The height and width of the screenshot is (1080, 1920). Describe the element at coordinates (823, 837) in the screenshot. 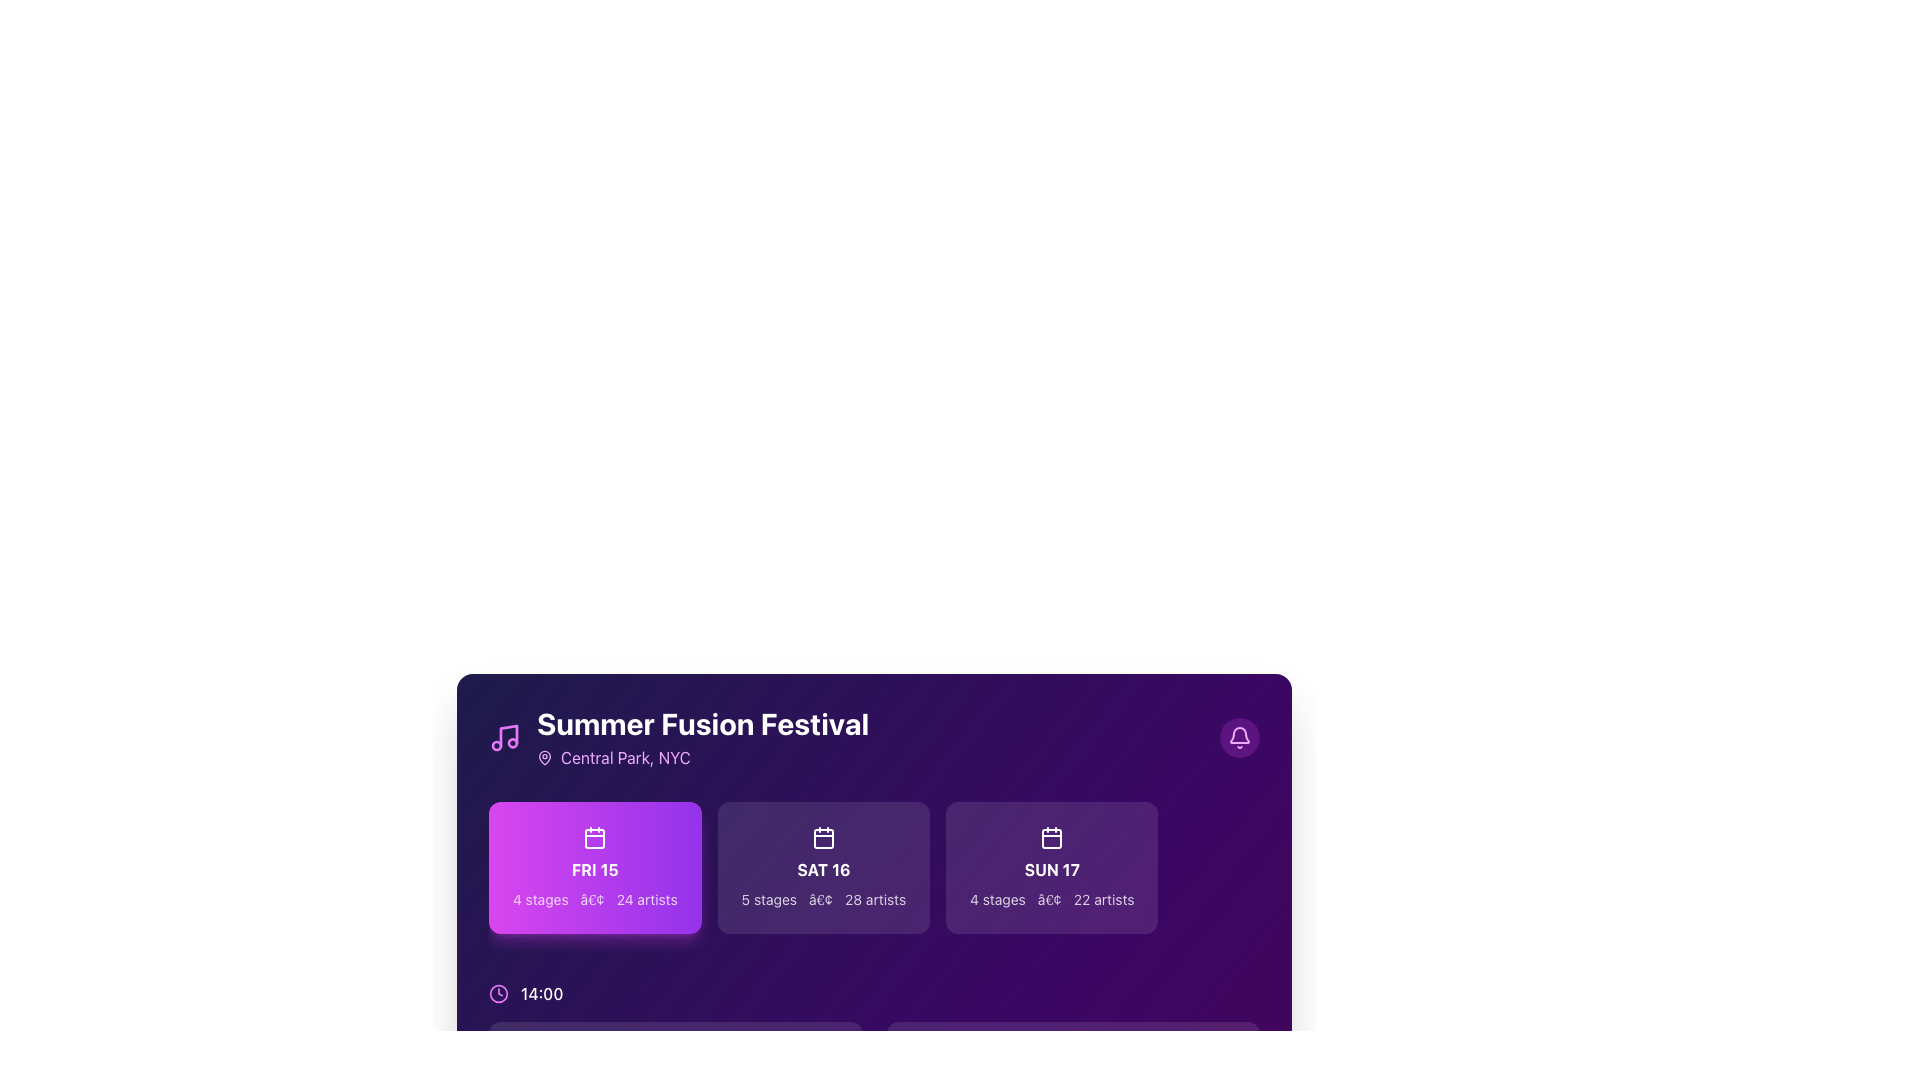

I see `the calendar icon located in the center column of the event day cards` at that location.